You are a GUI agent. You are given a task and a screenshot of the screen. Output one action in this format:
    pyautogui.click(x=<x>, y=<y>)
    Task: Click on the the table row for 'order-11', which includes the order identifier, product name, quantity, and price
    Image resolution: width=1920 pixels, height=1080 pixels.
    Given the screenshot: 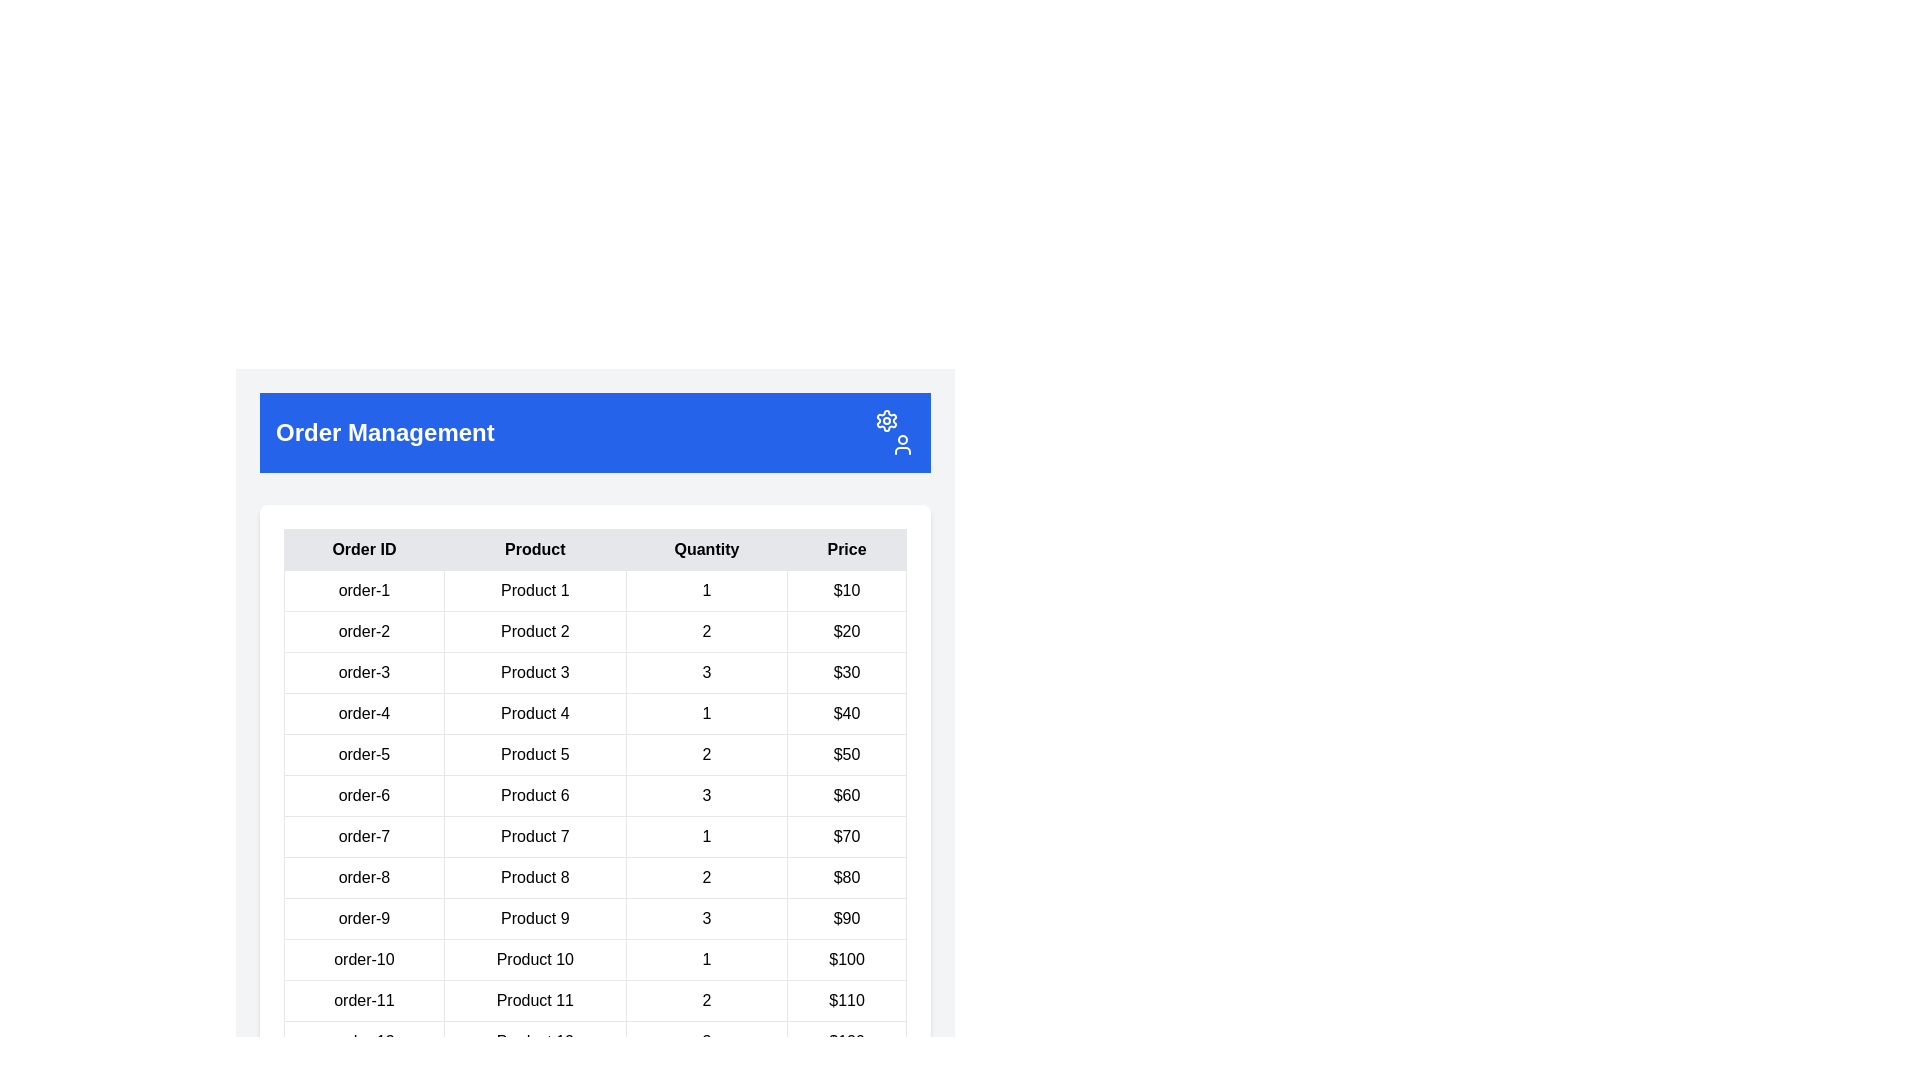 What is the action you would take?
    pyautogui.click(x=594, y=1001)
    